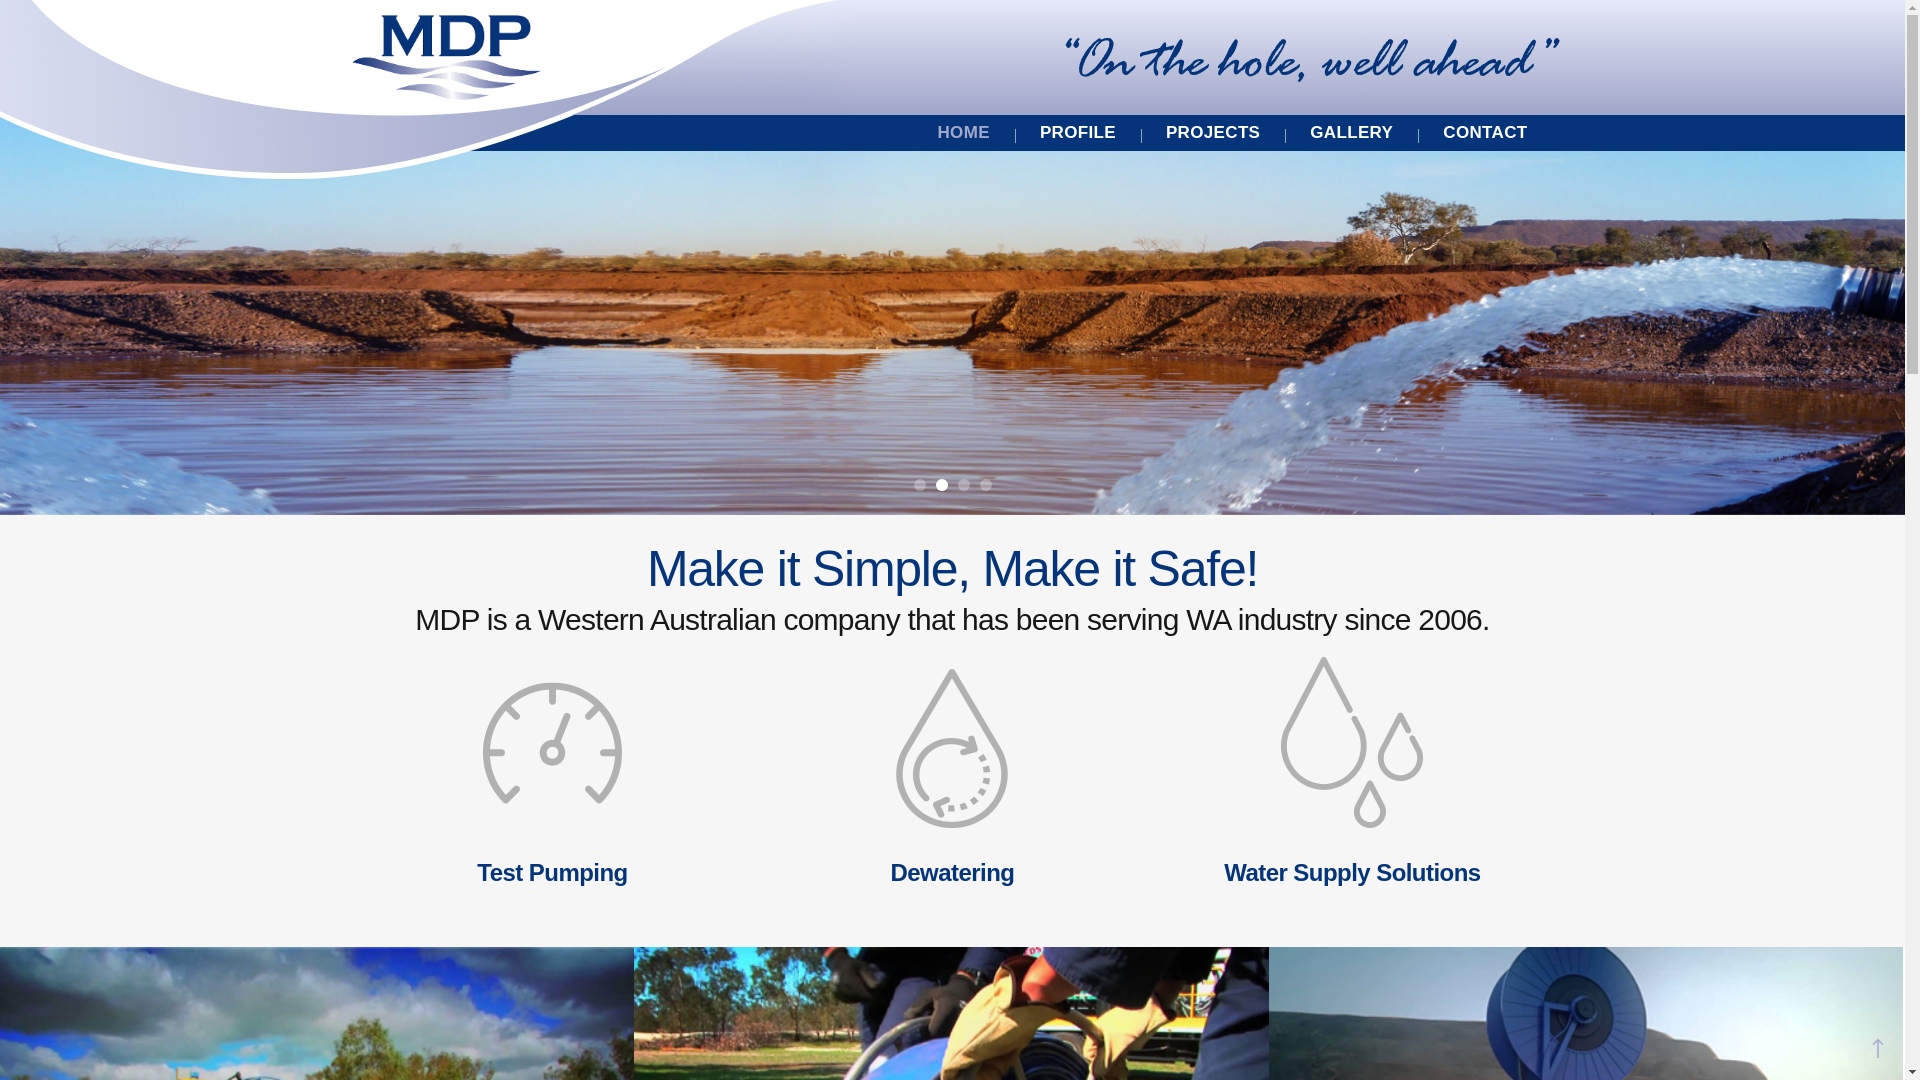 Image resolution: width=1920 pixels, height=1080 pixels. I want to click on '4', so click(985, 485).